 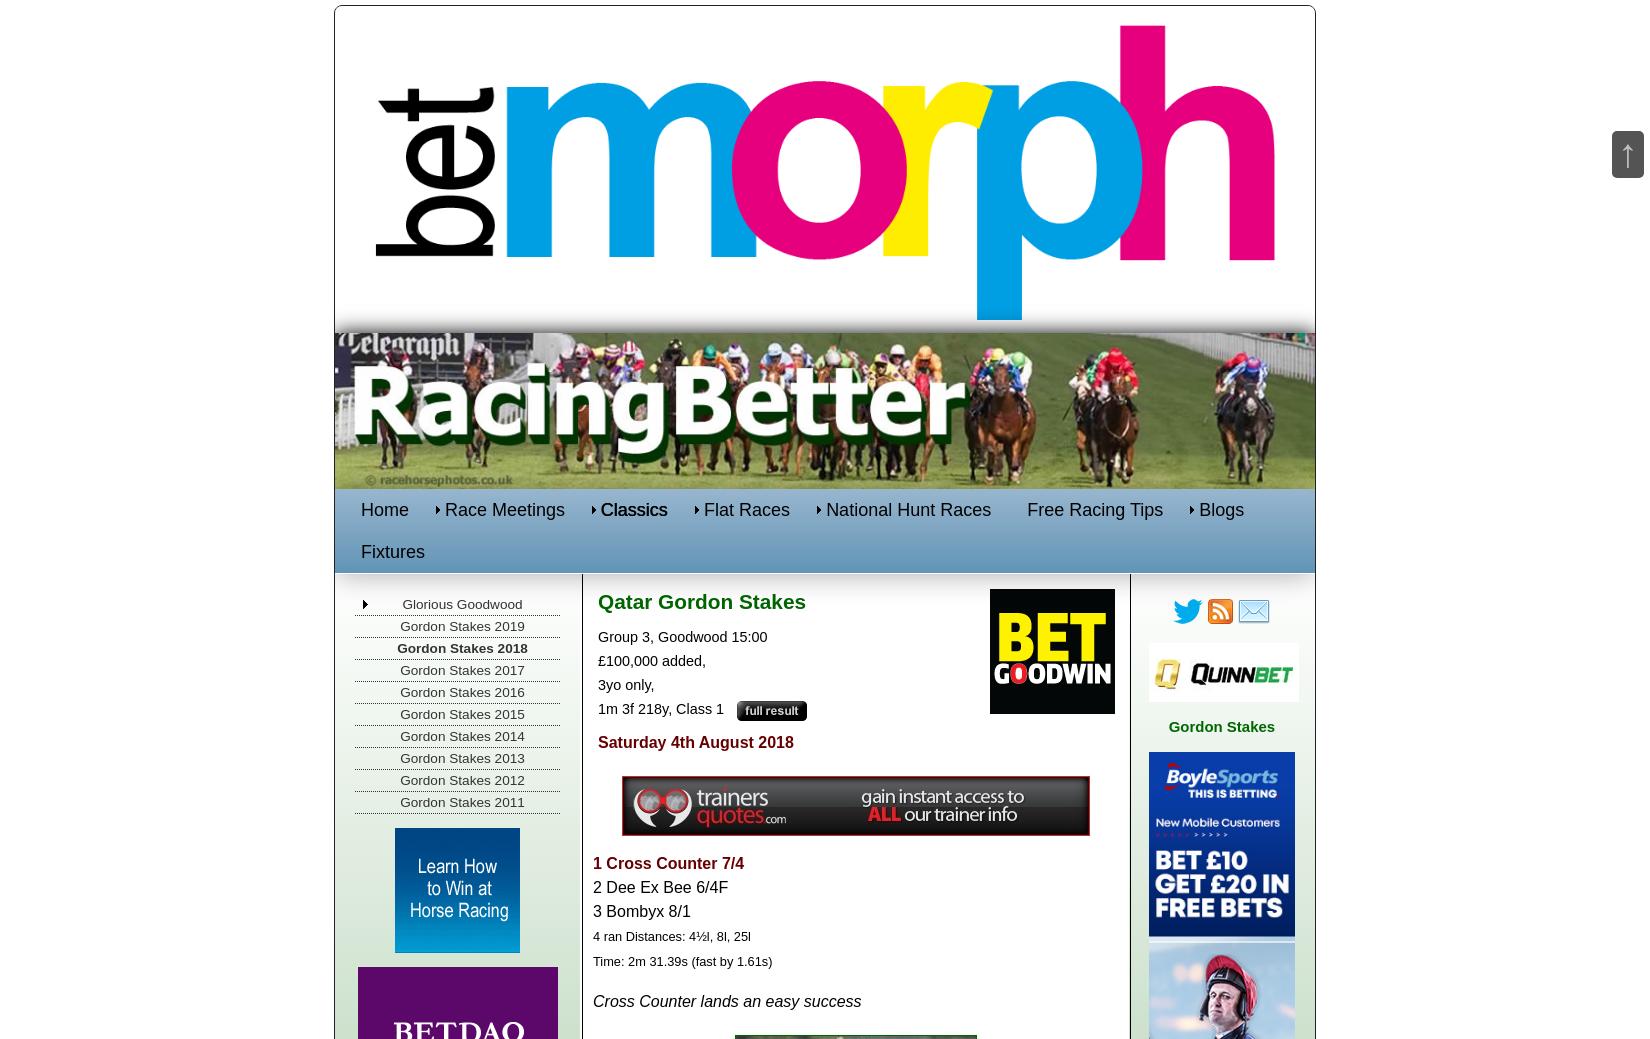 What do you see at coordinates (596, 600) in the screenshot?
I see `'Qatar Gordon Stakes'` at bounding box center [596, 600].